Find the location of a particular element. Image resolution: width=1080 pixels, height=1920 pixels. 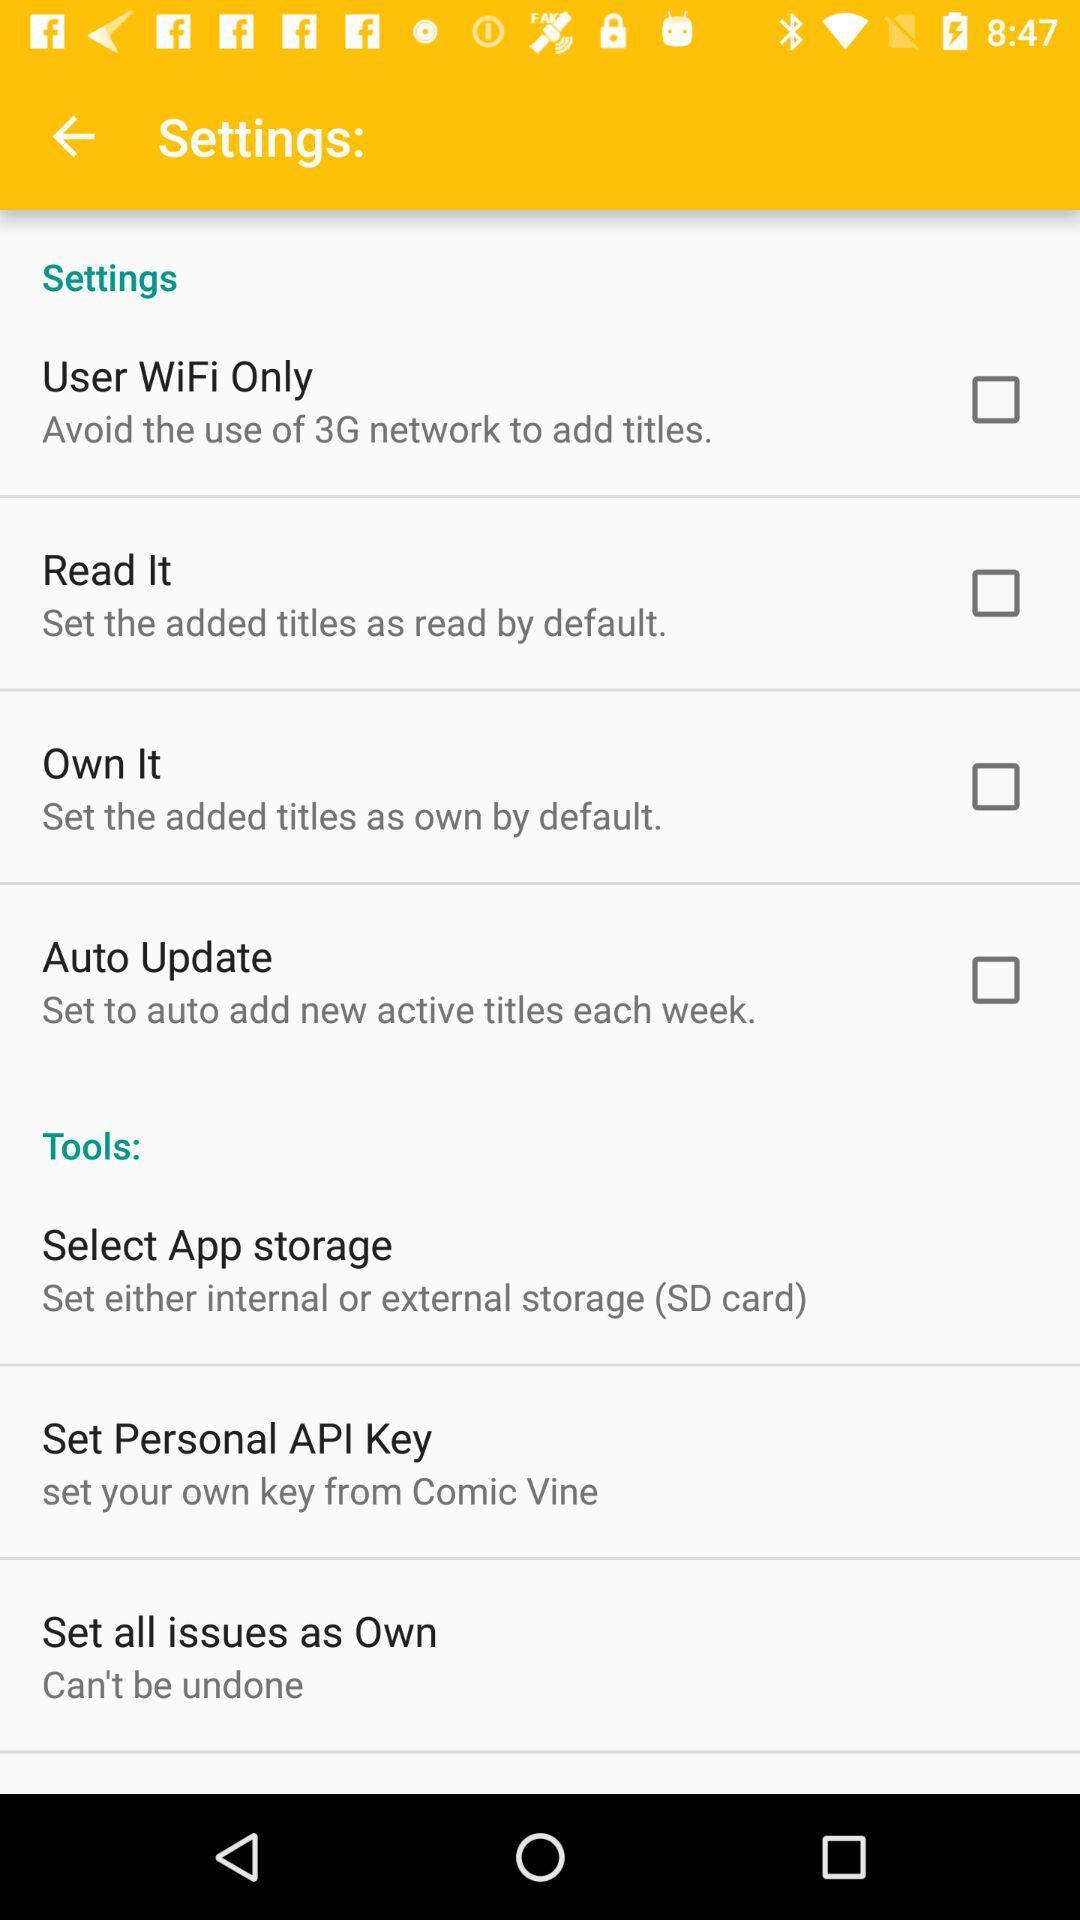

the set either internal item is located at coordinates (423, 1296).